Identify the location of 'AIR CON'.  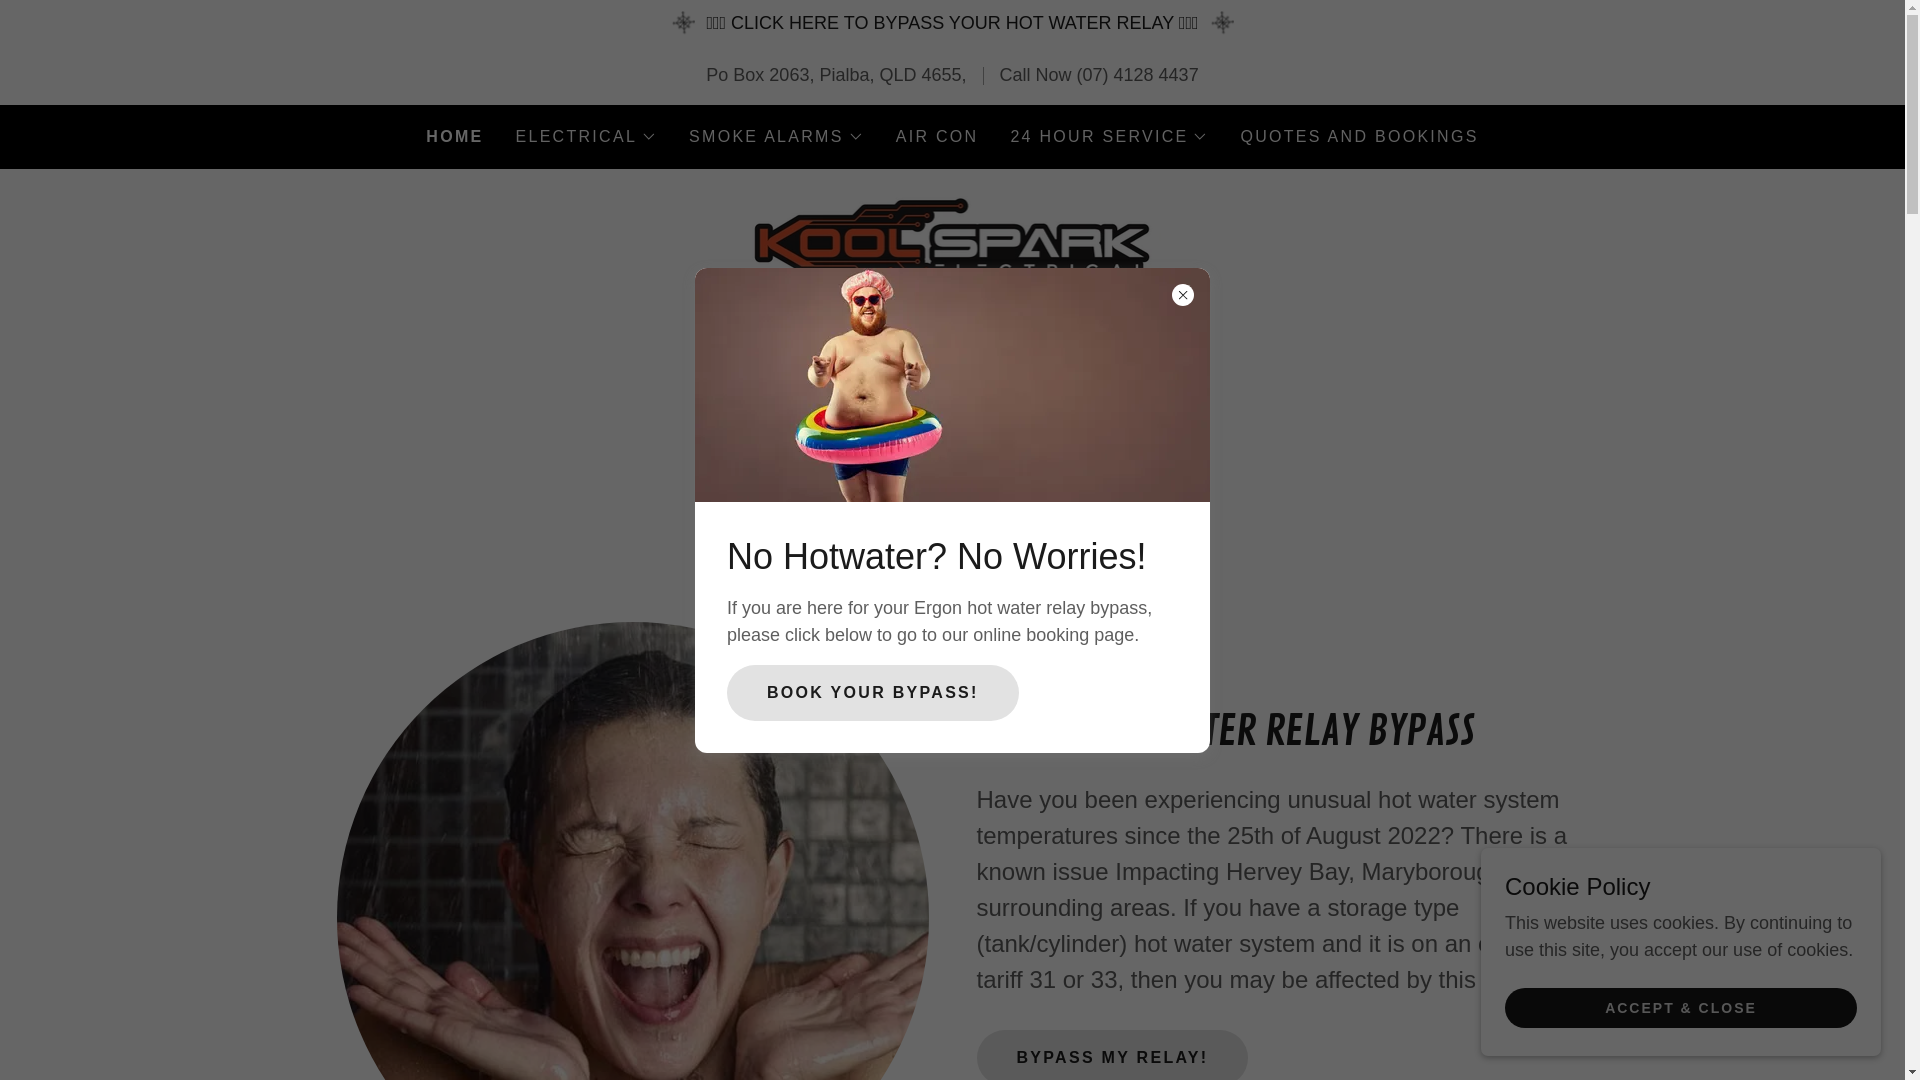
(936, 136).